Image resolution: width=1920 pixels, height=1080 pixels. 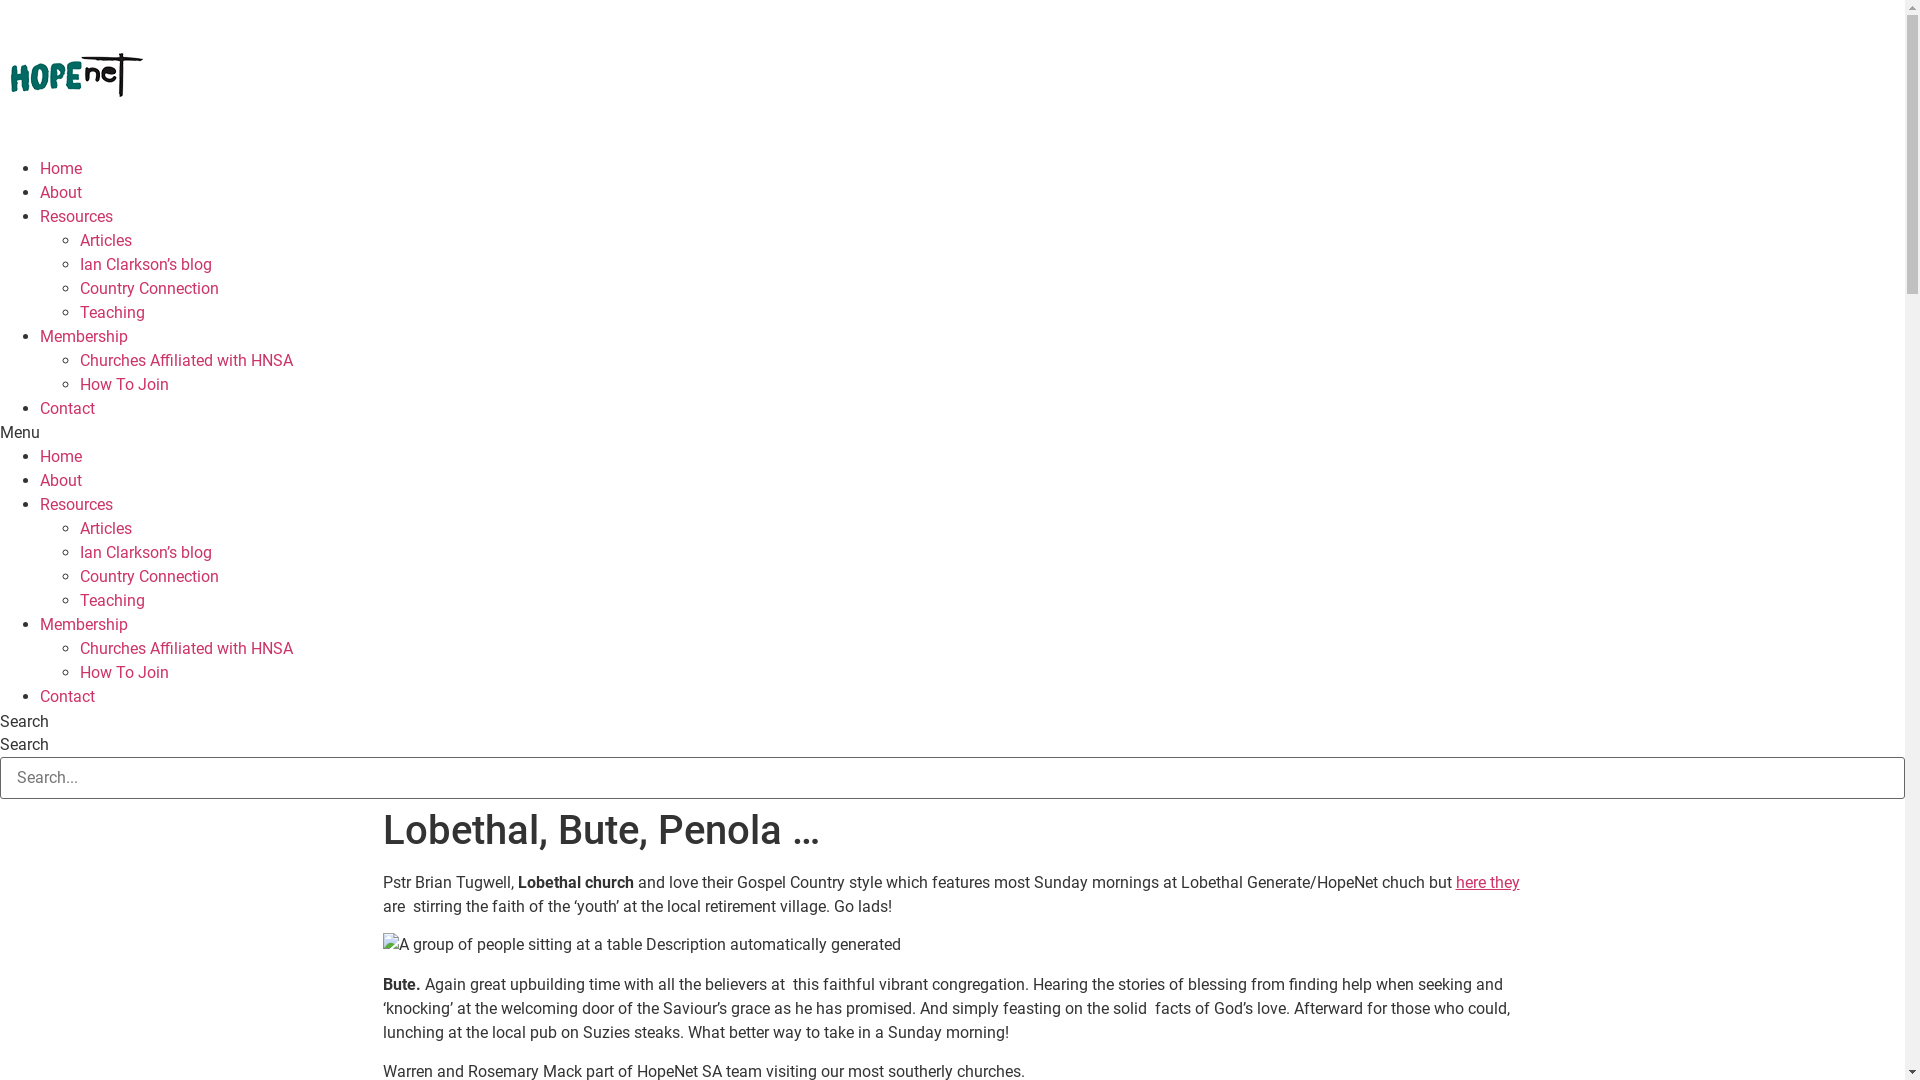 What do you see at coordinates (186, 648) in the screenshot?
I see `'Churches Affiliated with HNSA'` at bounding box center [186, 648].